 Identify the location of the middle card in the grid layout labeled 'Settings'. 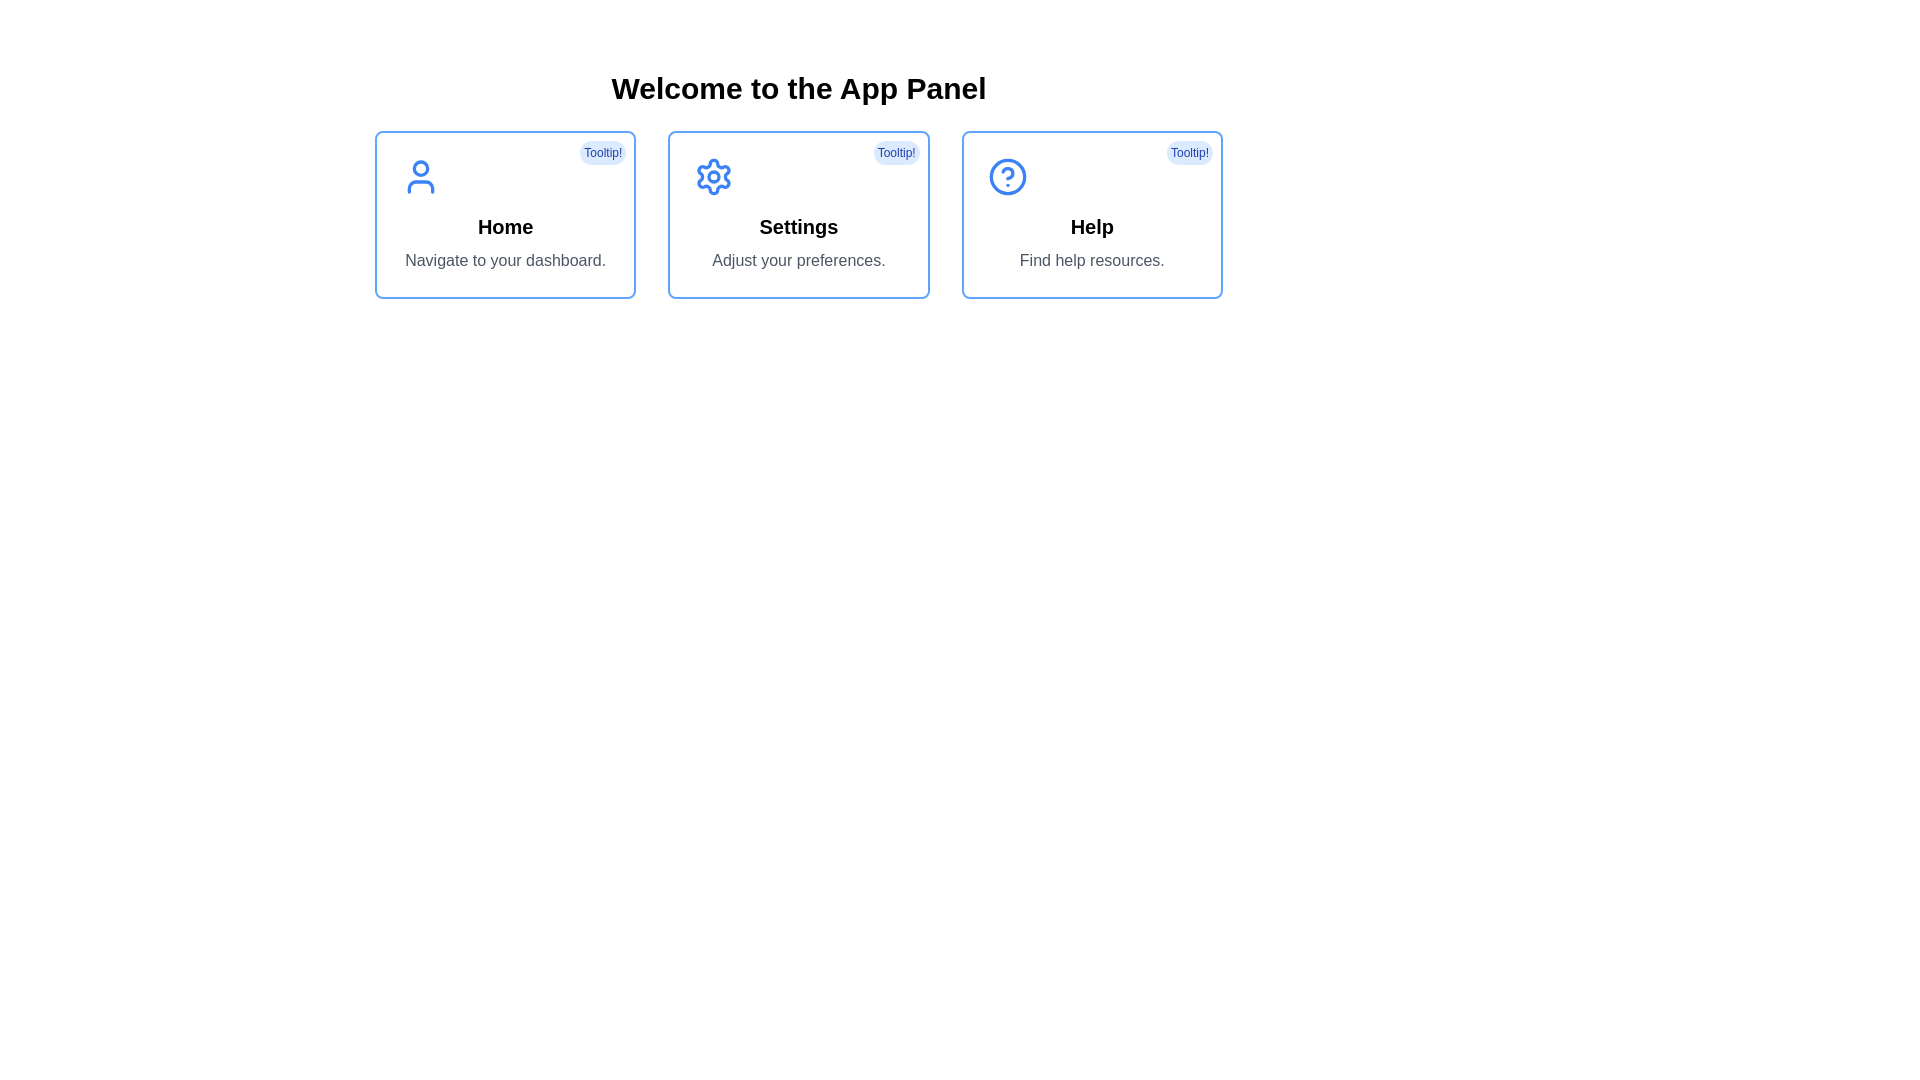
(797, 215).